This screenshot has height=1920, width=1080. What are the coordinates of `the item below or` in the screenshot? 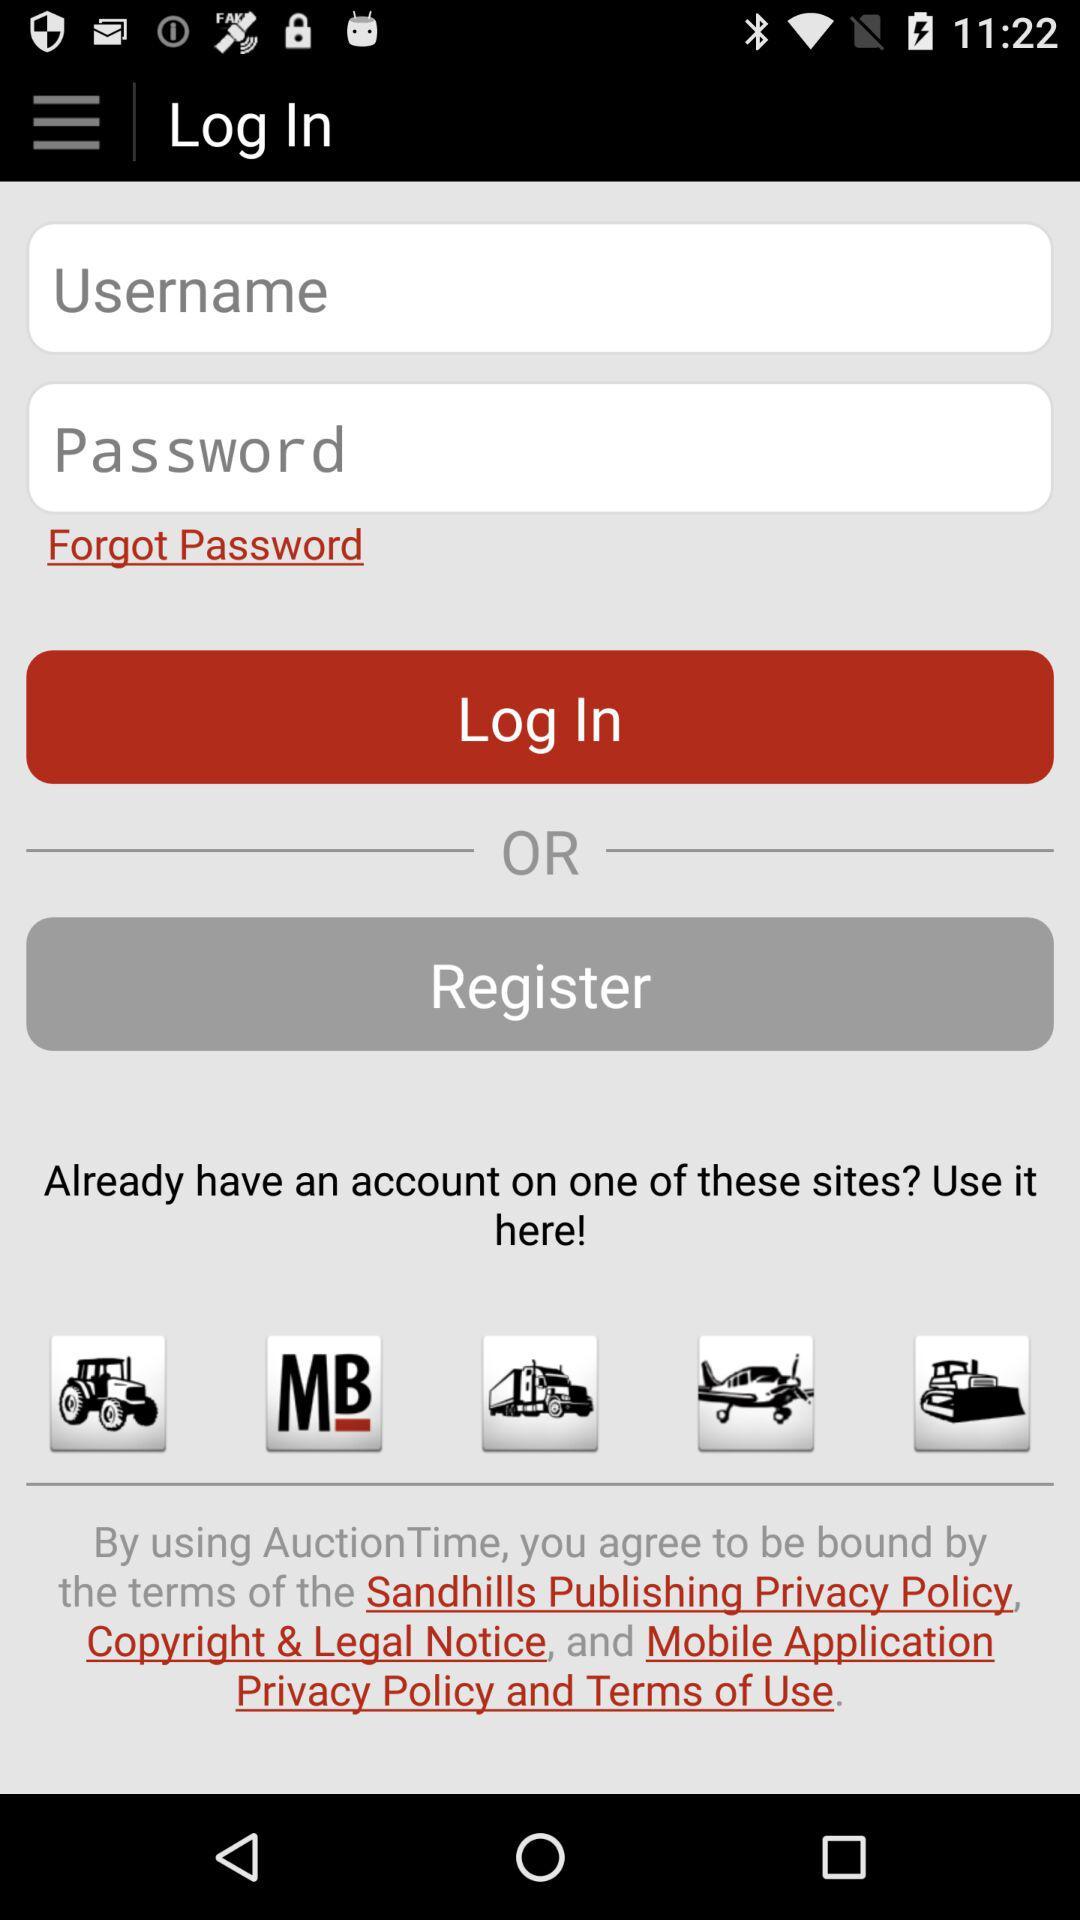 It's located at (540, 983).